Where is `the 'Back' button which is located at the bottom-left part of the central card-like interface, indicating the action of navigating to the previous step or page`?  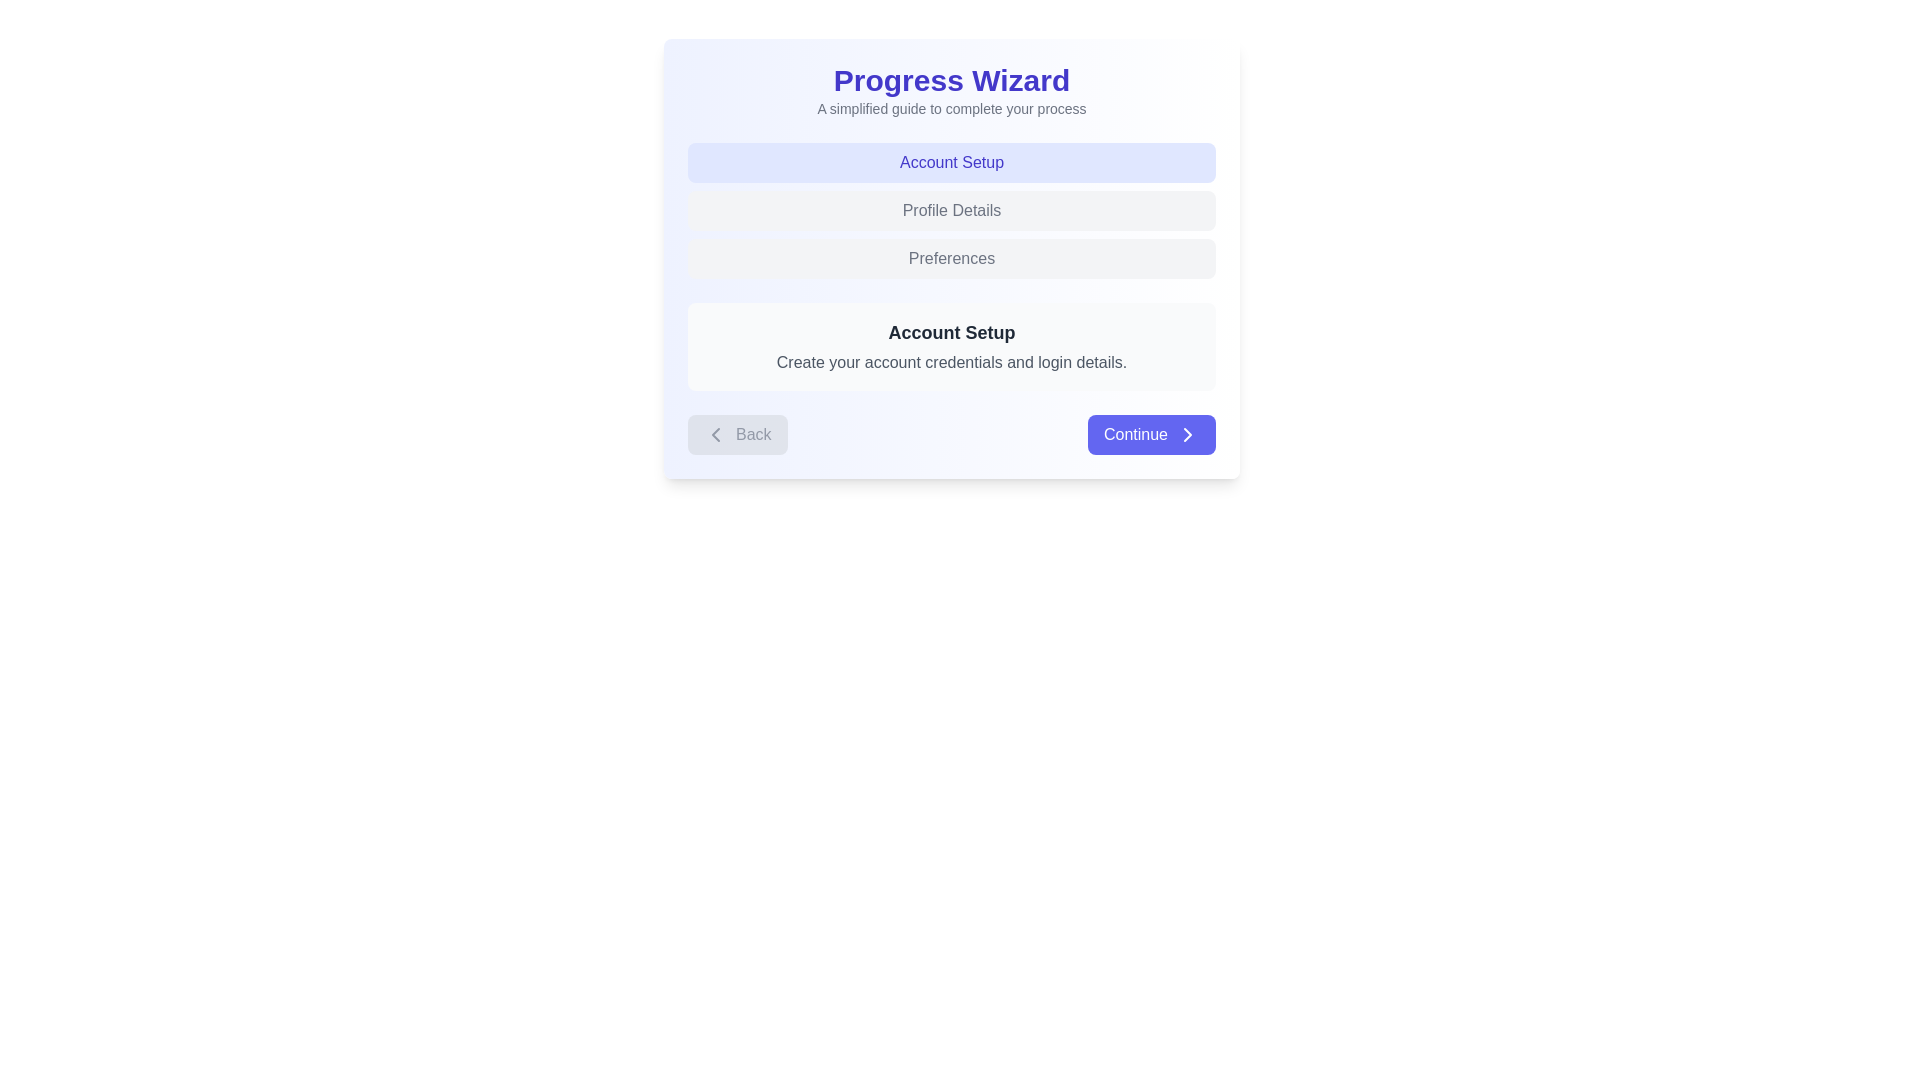
the 'Back' button which is located at the bottom-left part of the central card-like interface, indicating the action of navigating to the previous step or page is located at coordinates (715, 434).